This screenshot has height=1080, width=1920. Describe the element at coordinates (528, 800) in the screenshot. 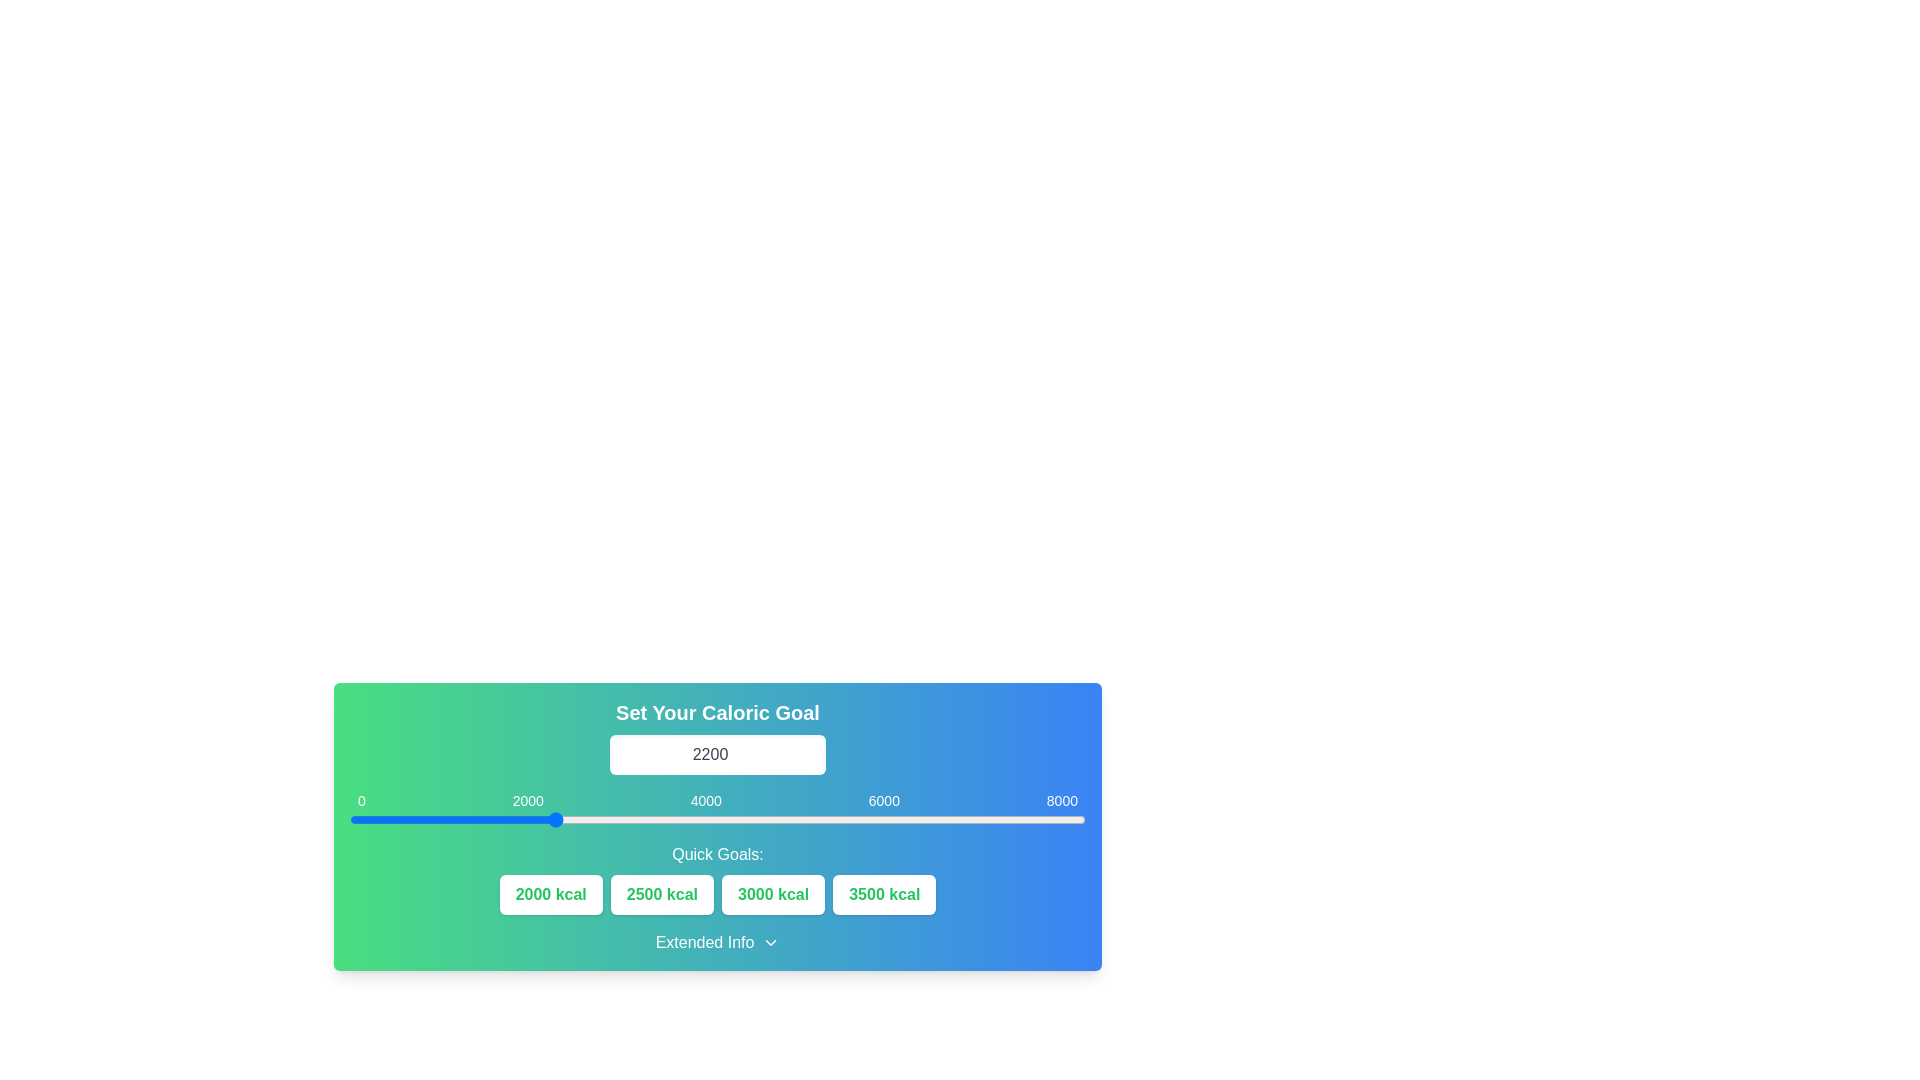

I see `text label that represents the initial value of the slider, located between '0' and '4000'` at that location.